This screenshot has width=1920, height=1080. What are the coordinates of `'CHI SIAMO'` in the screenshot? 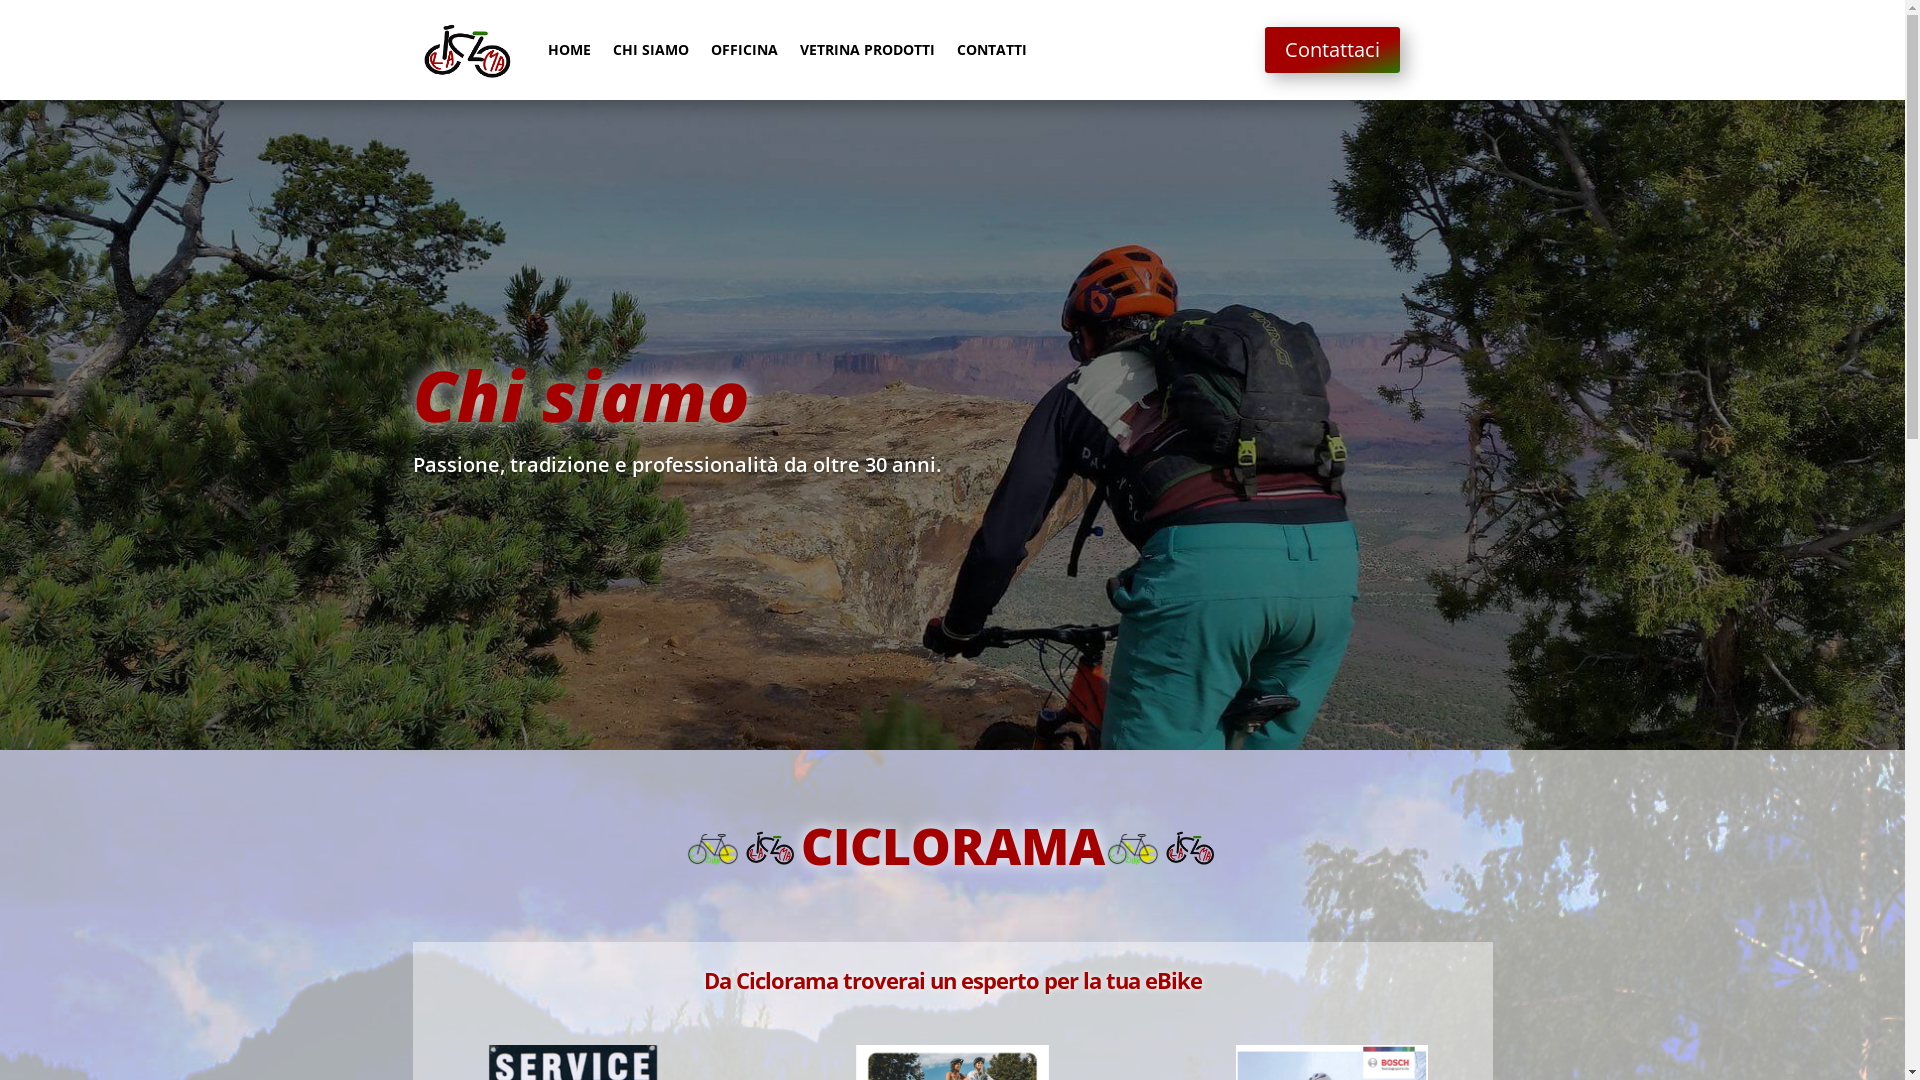 It's located at (649, 49).